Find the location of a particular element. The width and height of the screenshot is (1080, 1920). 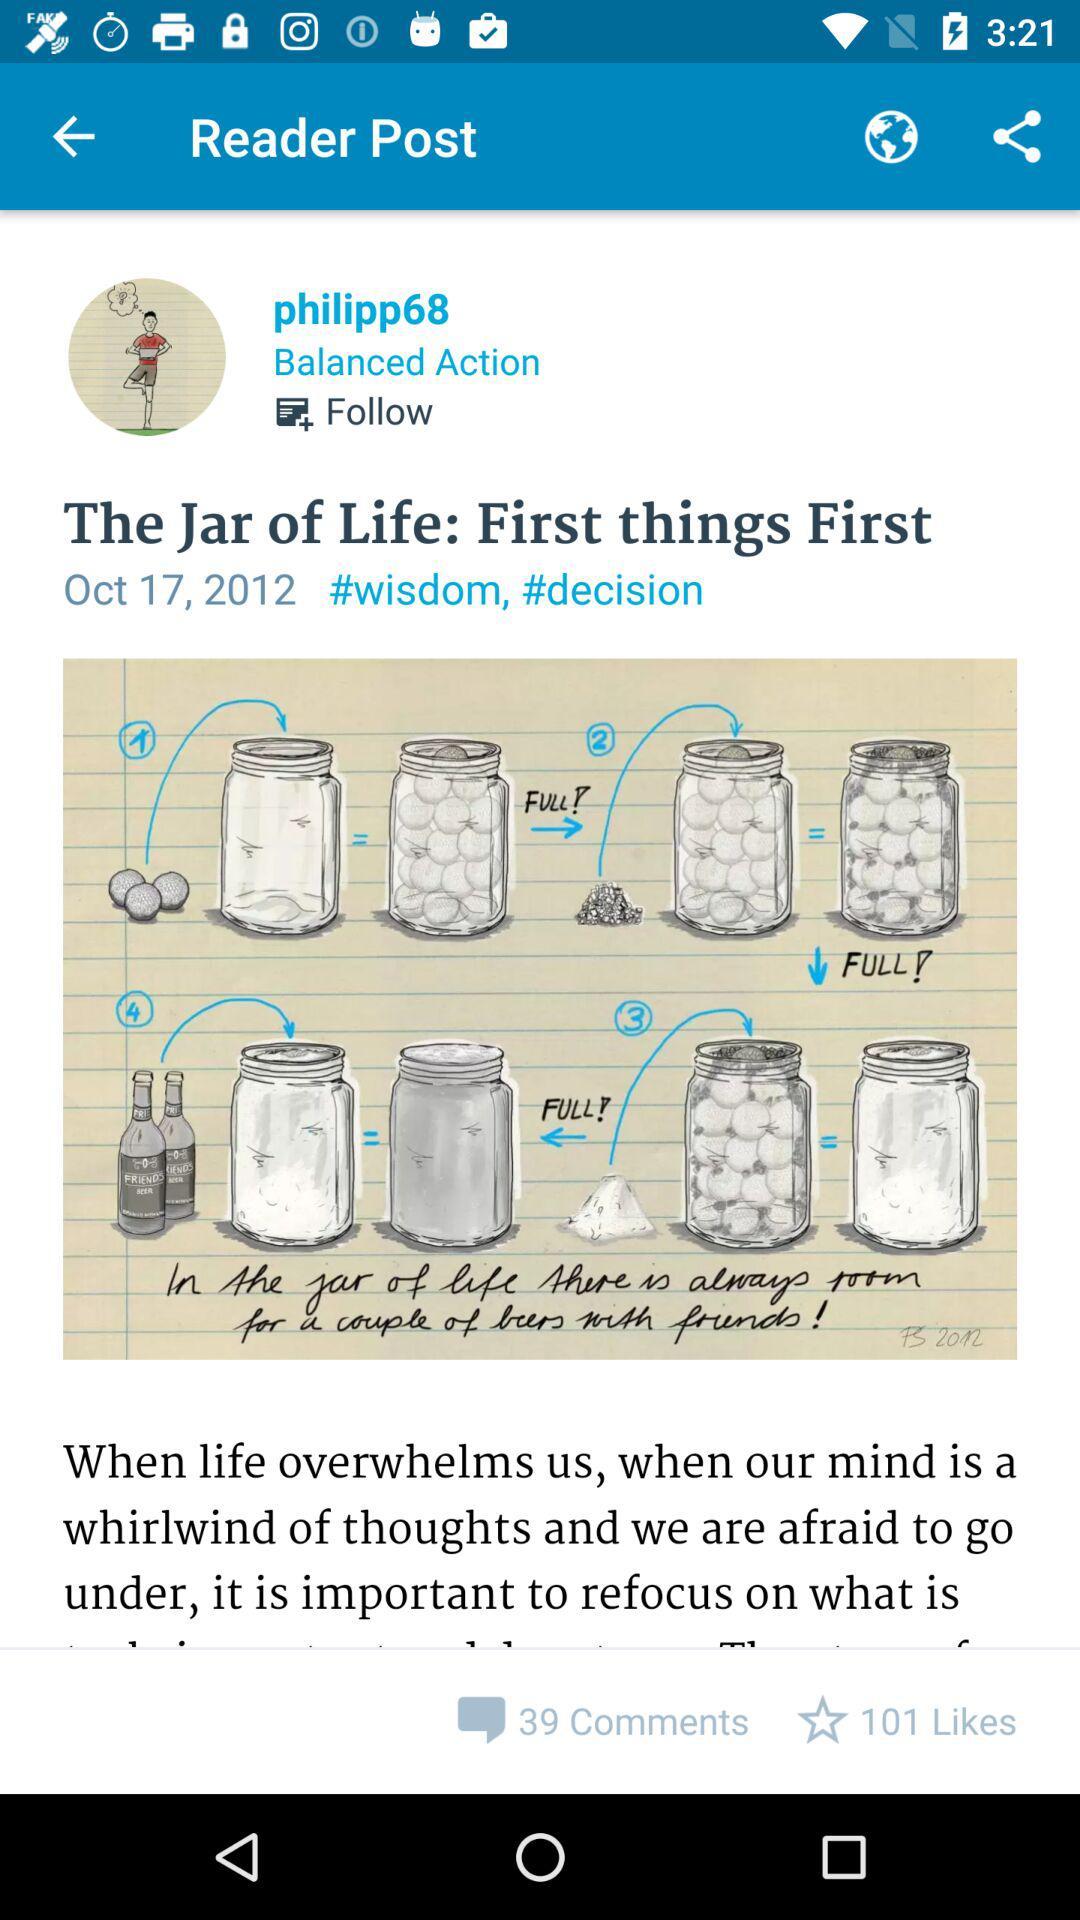

ateno is located at coordinates (540, 1225).